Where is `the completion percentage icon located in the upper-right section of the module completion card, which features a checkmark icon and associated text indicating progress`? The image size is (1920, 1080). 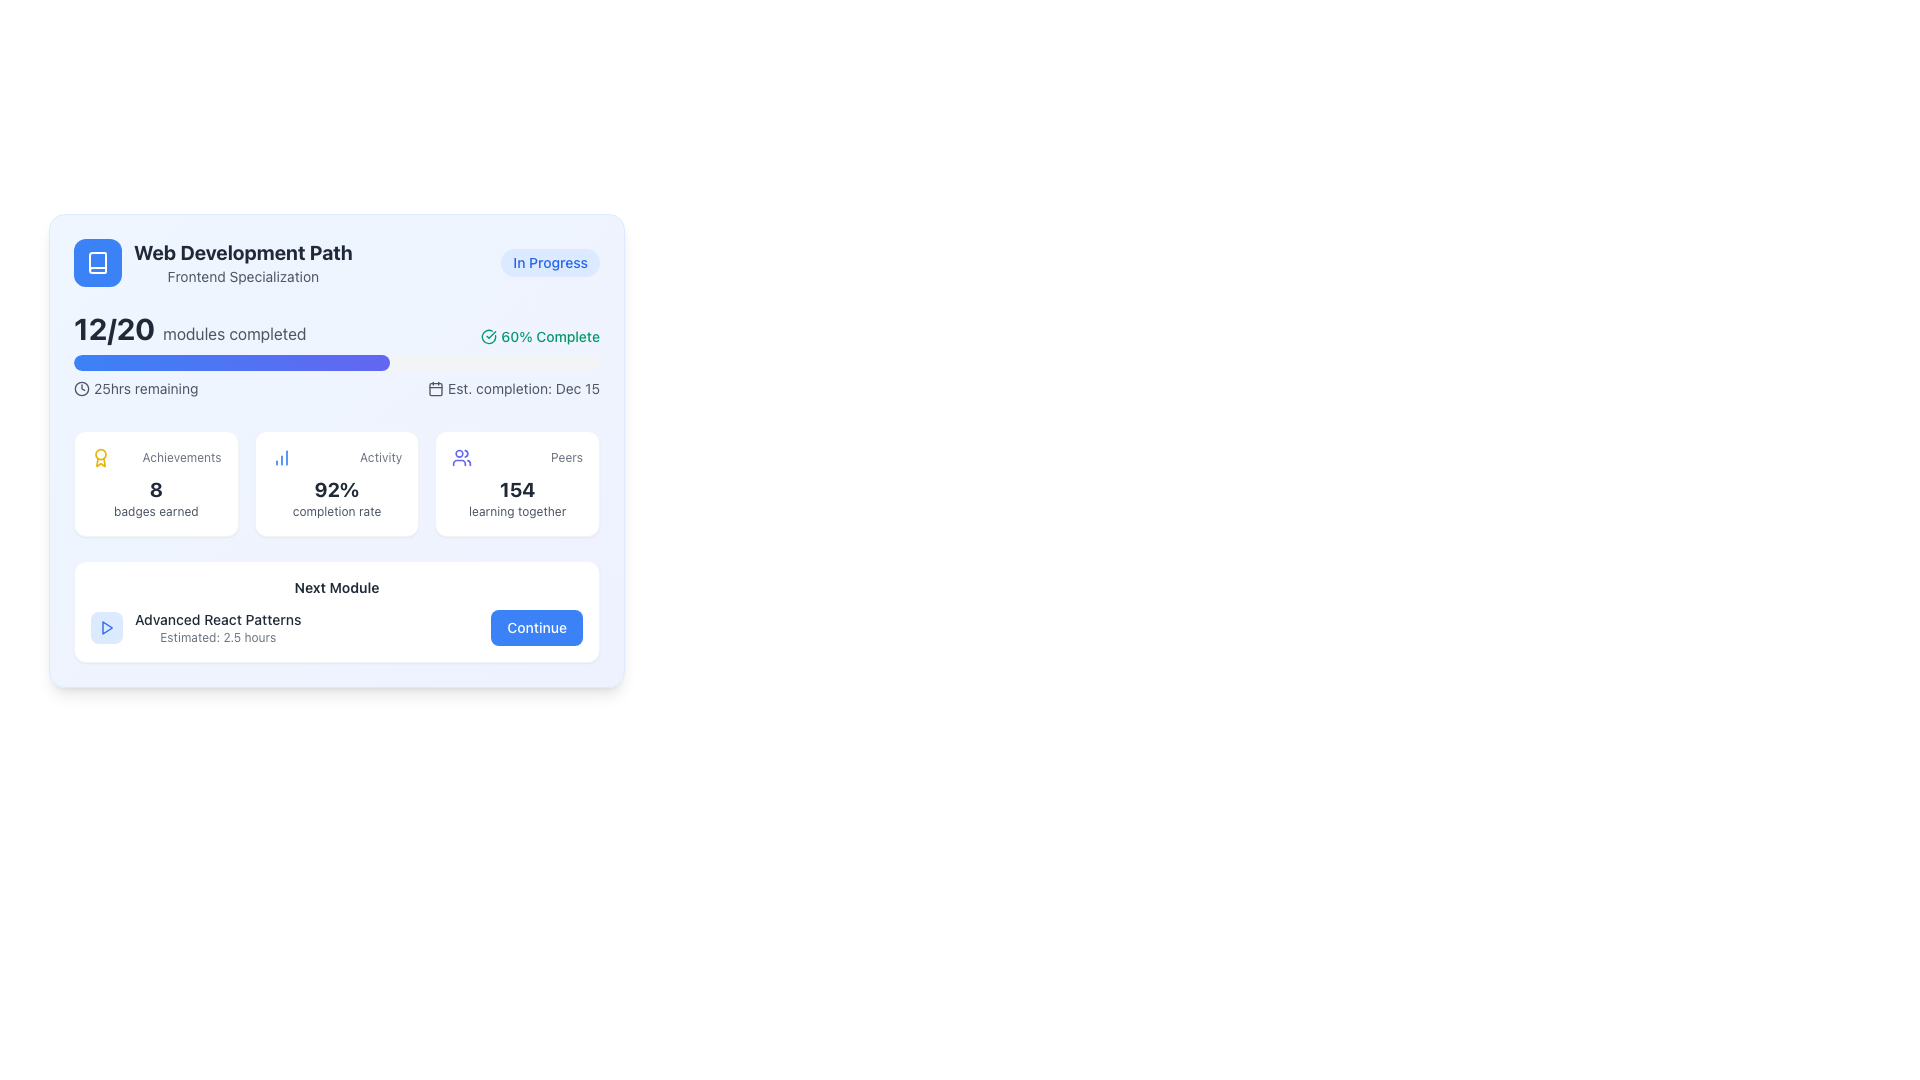 the completion percentage icon located in the upper-right section of the module completion card, which features a checkmark icon and associated text indicating progress is located at coordinates (540, 335).